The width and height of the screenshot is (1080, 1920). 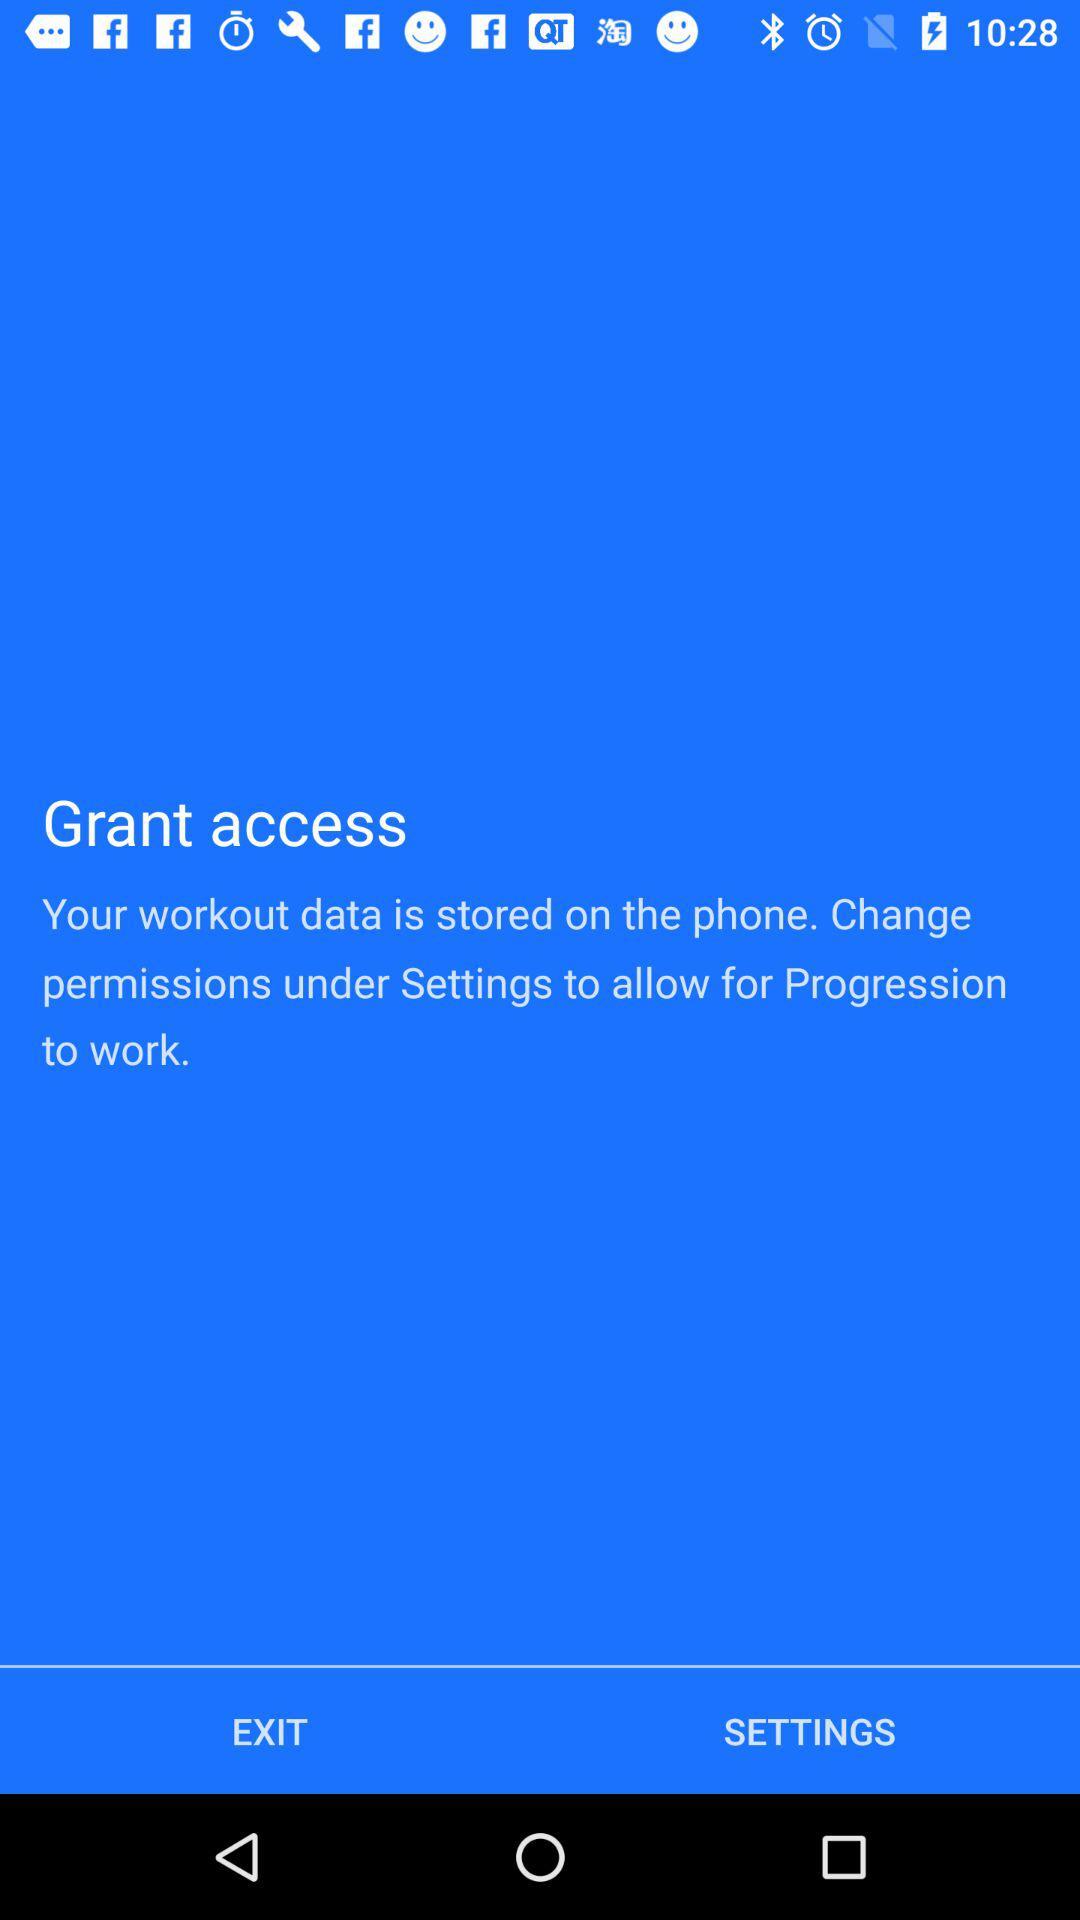 What do you see at coordinates (270, 1730) in the screenshot?
I see `icon to the left of the settings item` at bounding box center [270, 1730].